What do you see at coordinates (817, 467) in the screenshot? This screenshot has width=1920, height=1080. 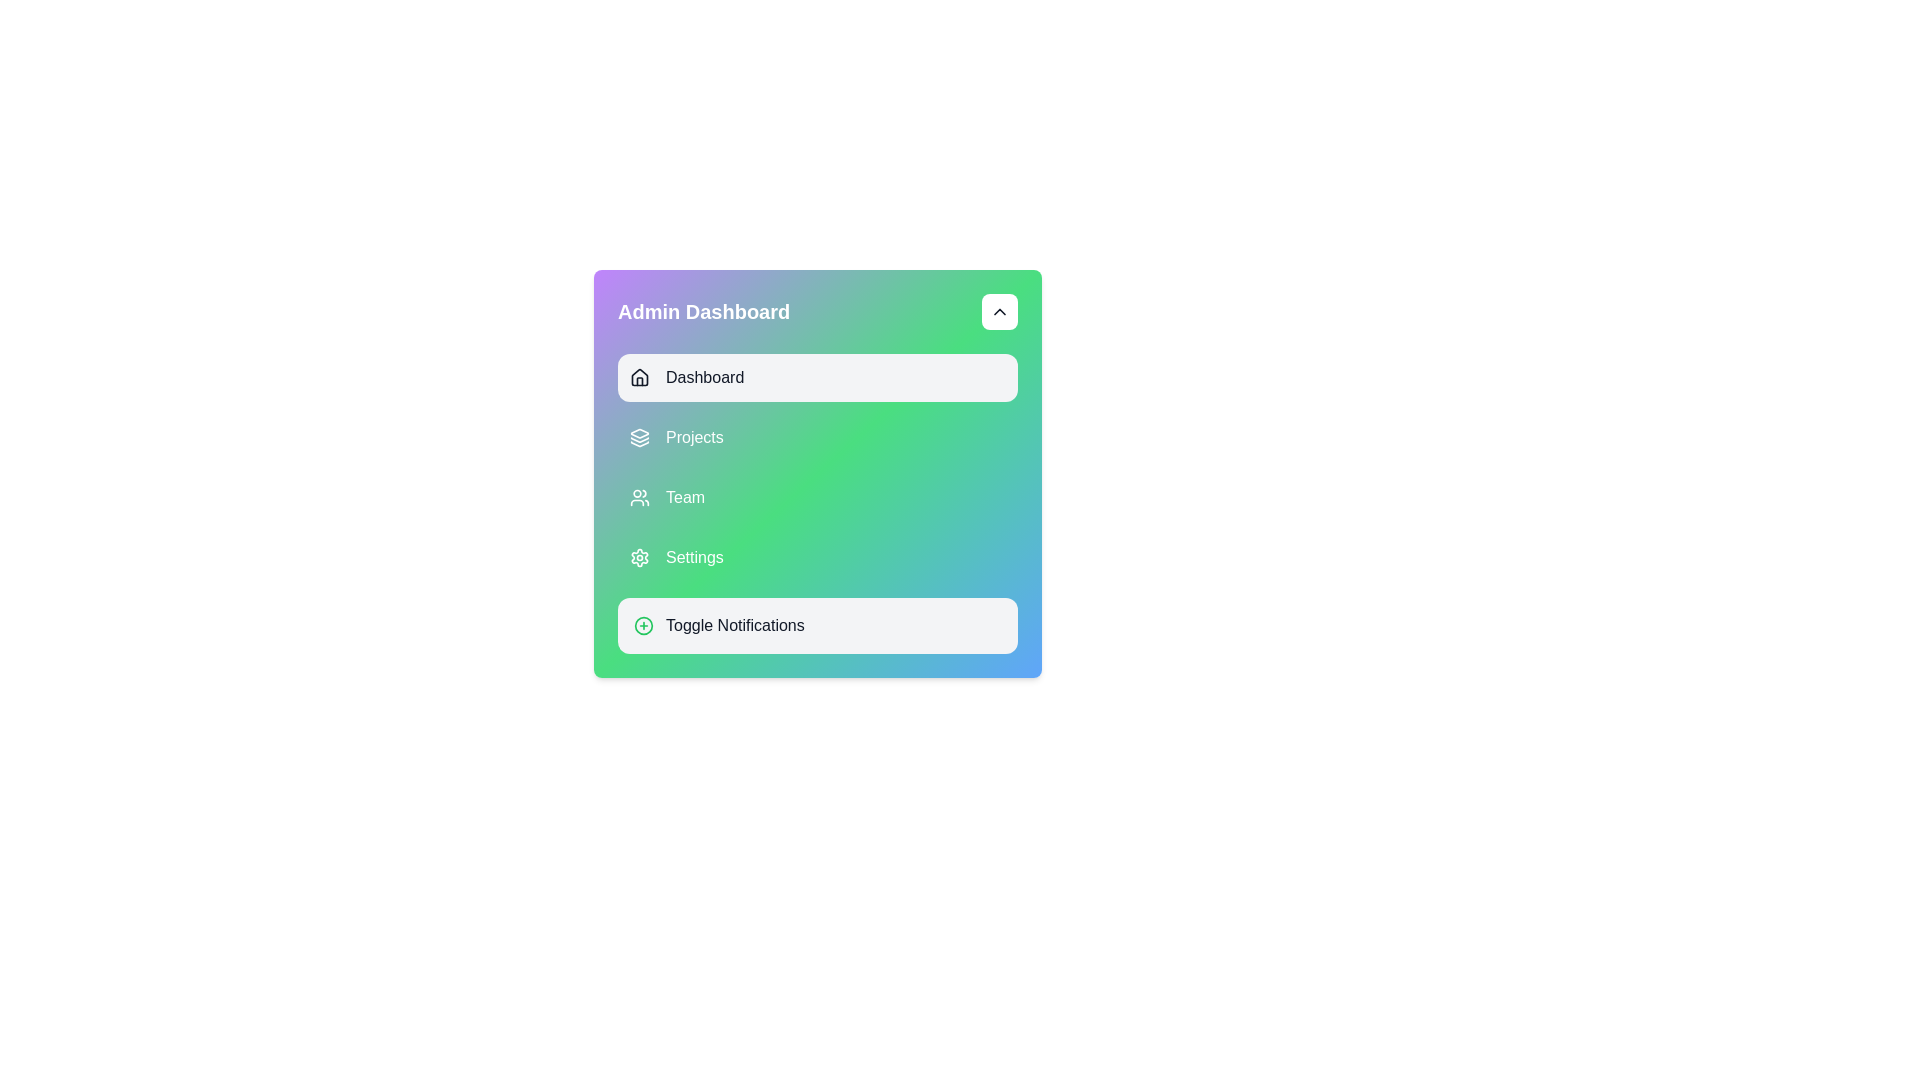 I see `the vertical menu containing the items 'Dashboard', 'Projects', 'Team', and 'Settings'` at bounding box center [817, 467].